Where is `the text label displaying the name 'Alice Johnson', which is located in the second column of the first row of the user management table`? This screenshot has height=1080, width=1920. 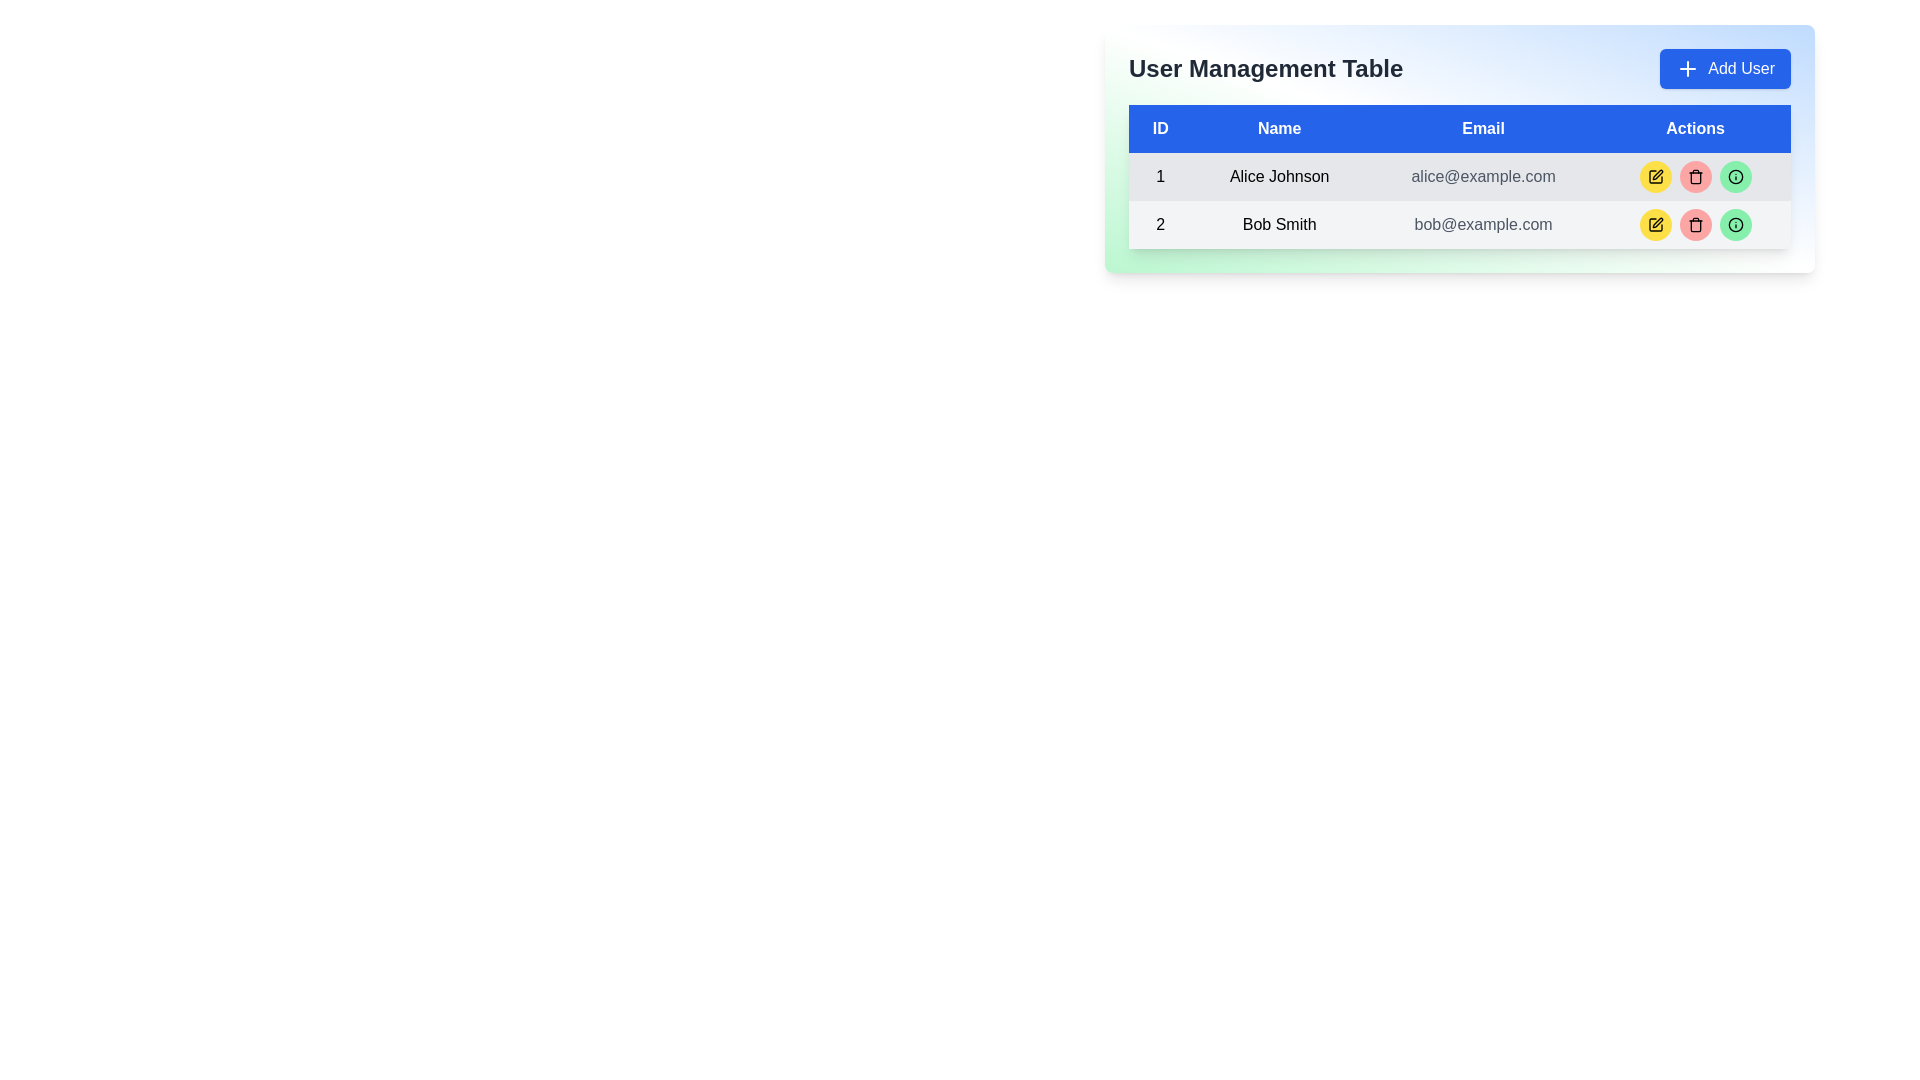
the text label displaying the name 'Alice Johnson', which is located in the second column of the first row of the user management table is located at coordinates (1278, 176).